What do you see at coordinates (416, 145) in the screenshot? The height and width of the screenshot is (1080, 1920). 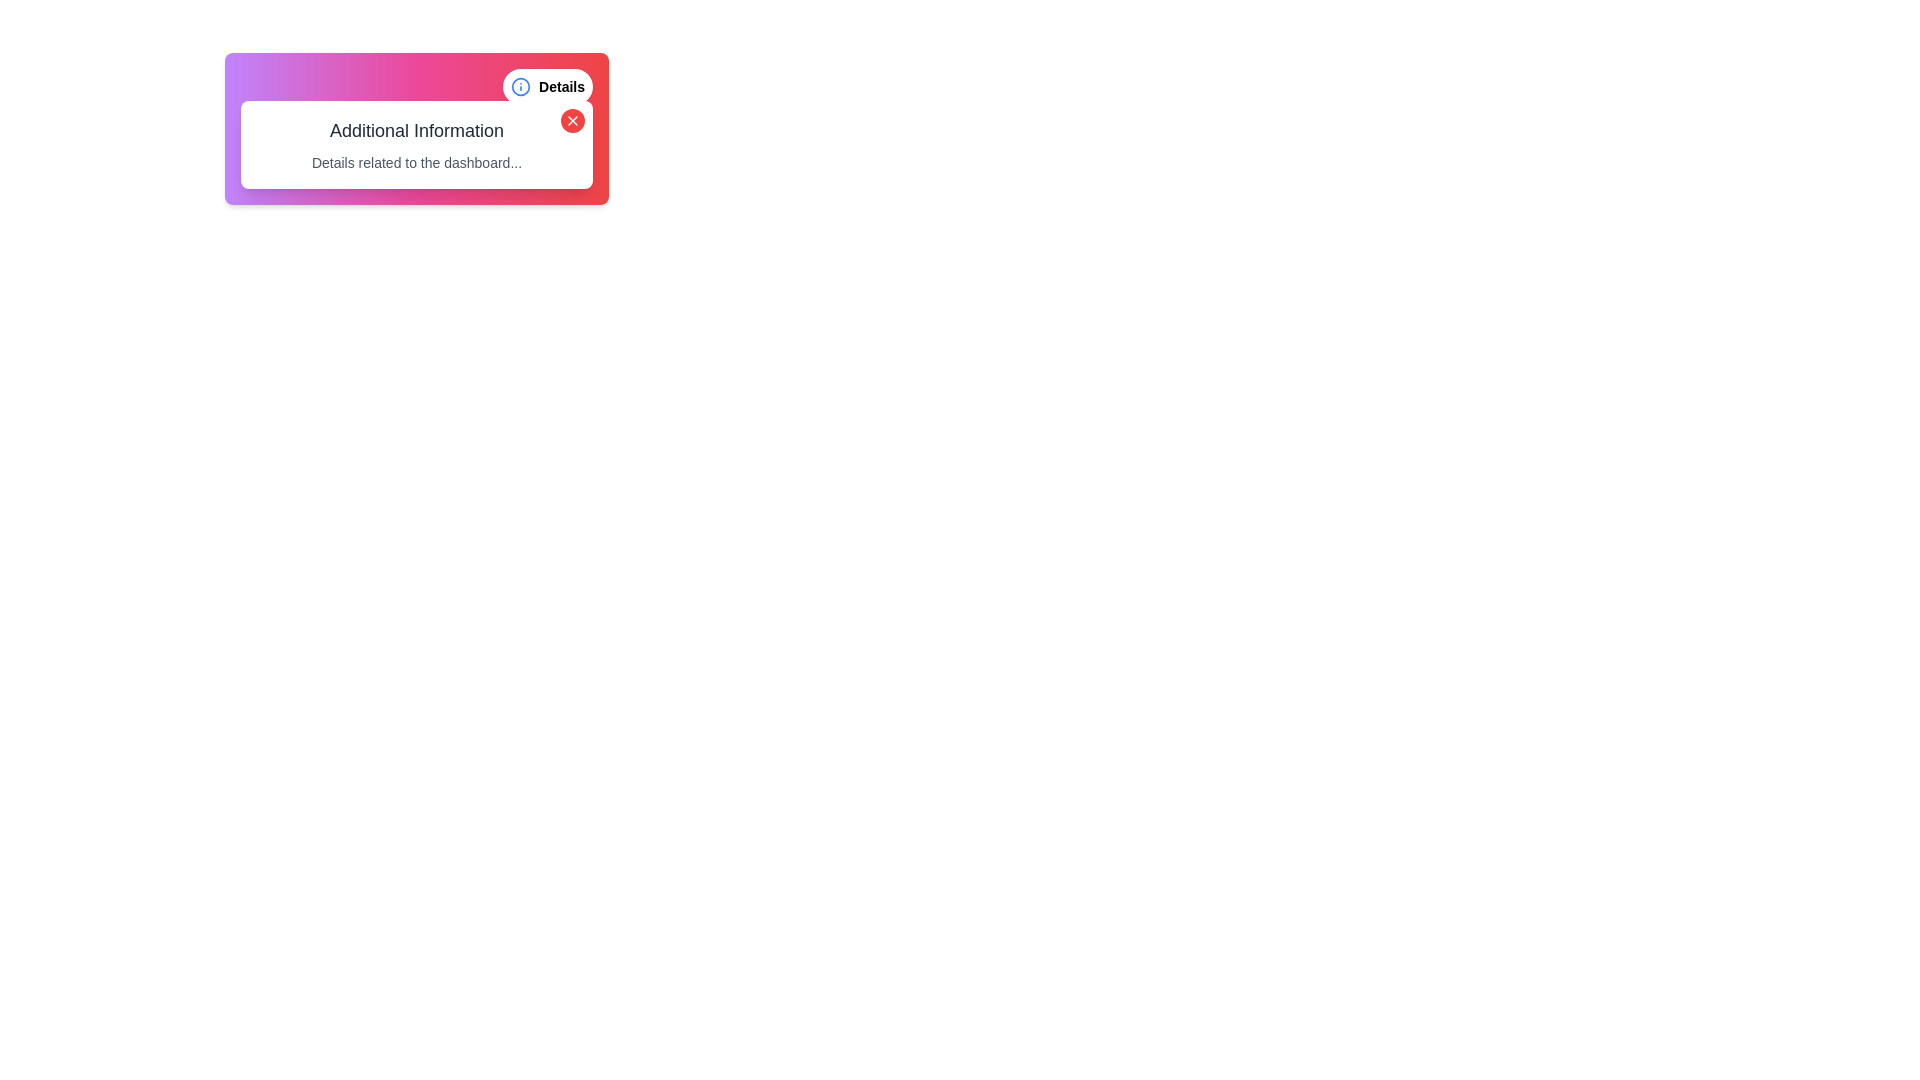 I see `the Heading element that serves as a title, positioned above the text 'Monitor various metrics and activities.'` at bounding box center [416, 145].